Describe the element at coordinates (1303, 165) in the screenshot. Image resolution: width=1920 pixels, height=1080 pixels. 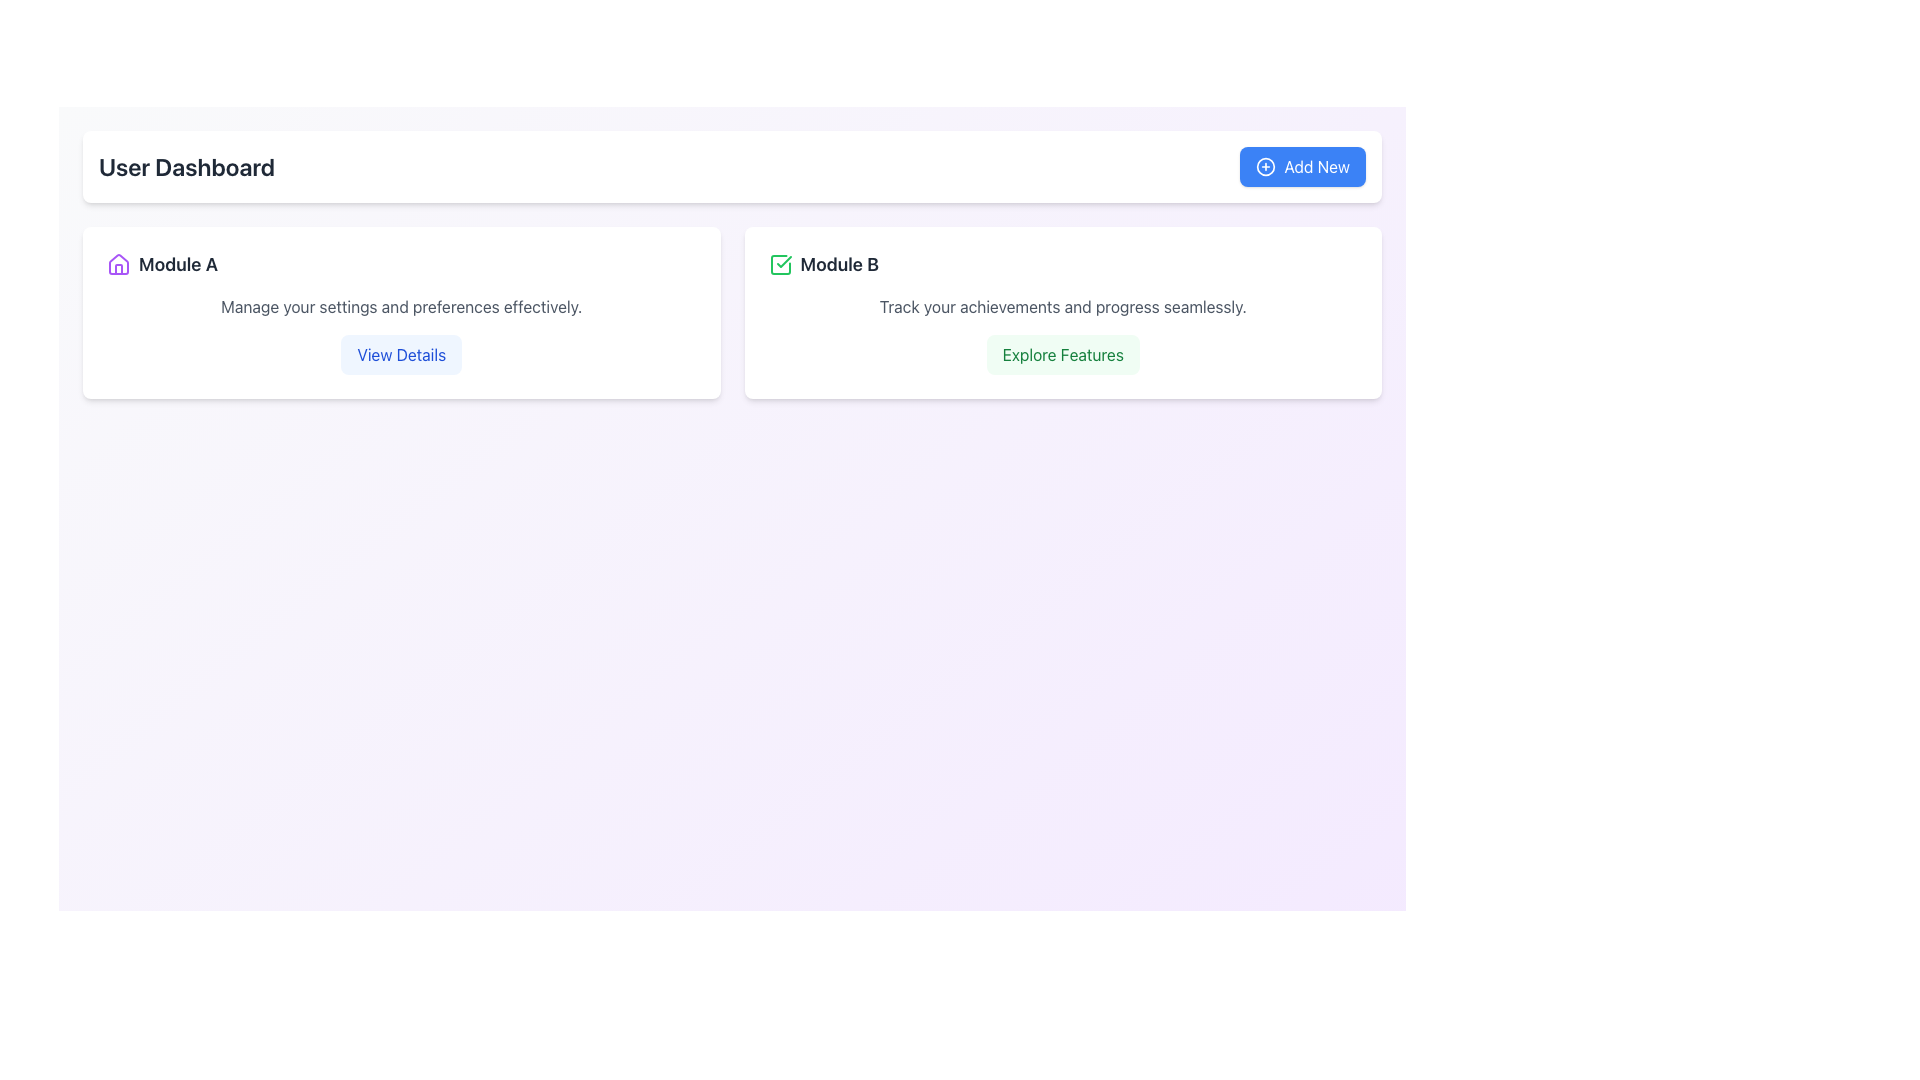
I see `the blue 'Add New' button located in the header area of the 'User Dashboard', which features a plus icon and bold text` at that location.